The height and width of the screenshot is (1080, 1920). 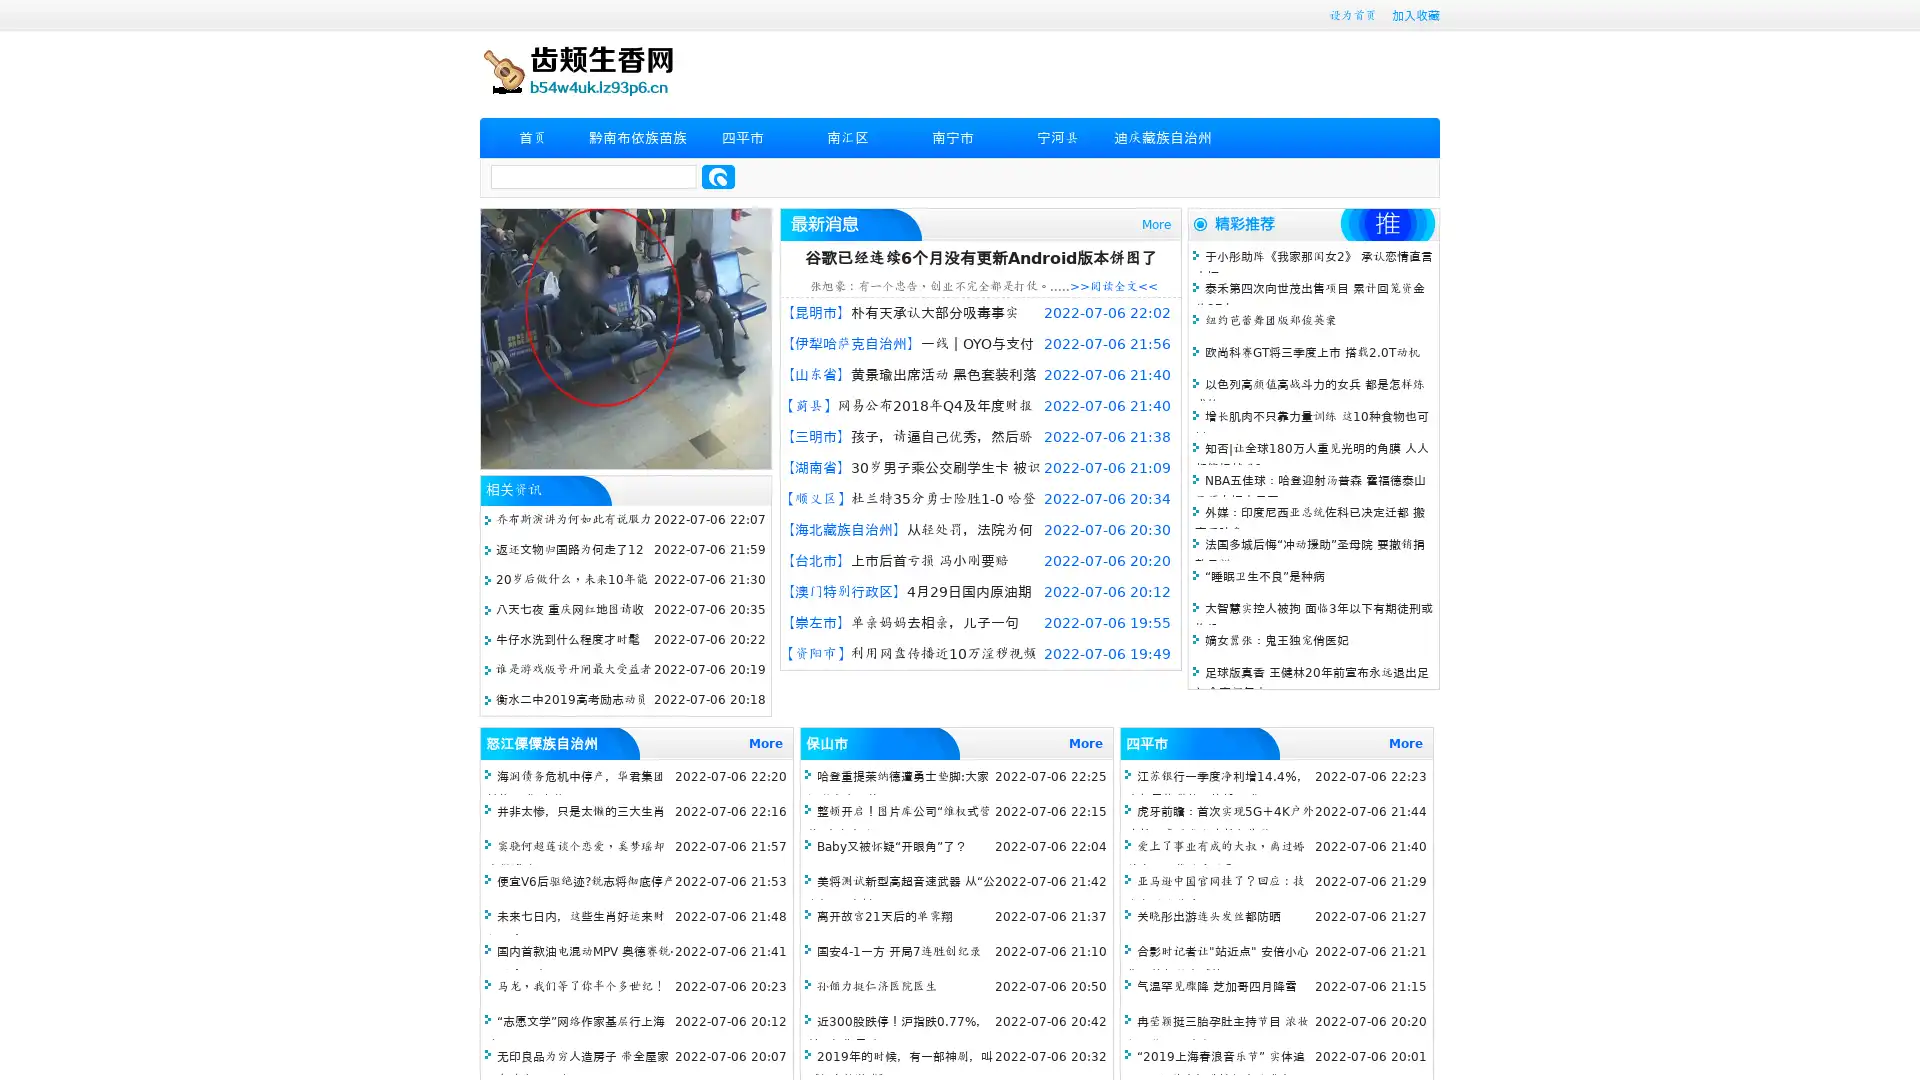 I want to click on Search, so click(x=718, y=176).